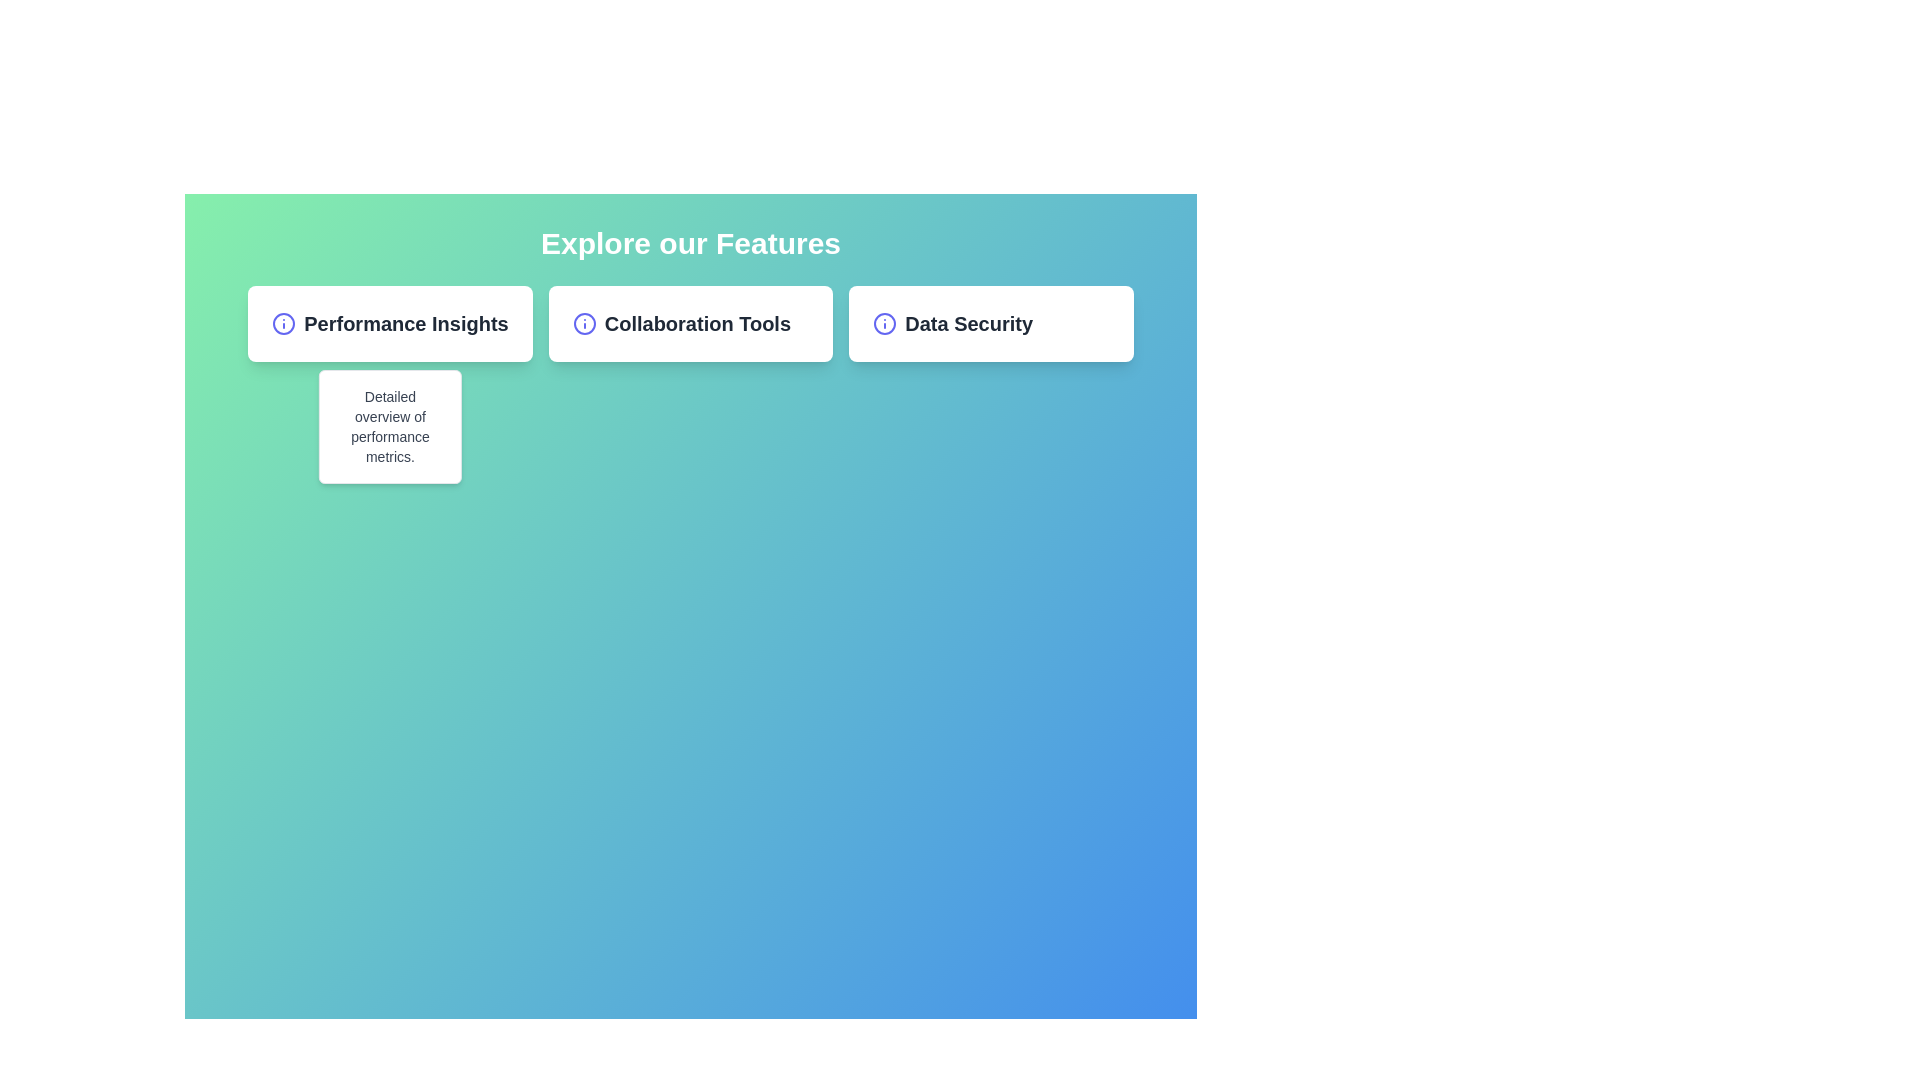 The image size is (1920, 1080). I want to click on the circular blue icon with a bold border located to the left of the 'Collaboration Tools' text, so click(583, 323).